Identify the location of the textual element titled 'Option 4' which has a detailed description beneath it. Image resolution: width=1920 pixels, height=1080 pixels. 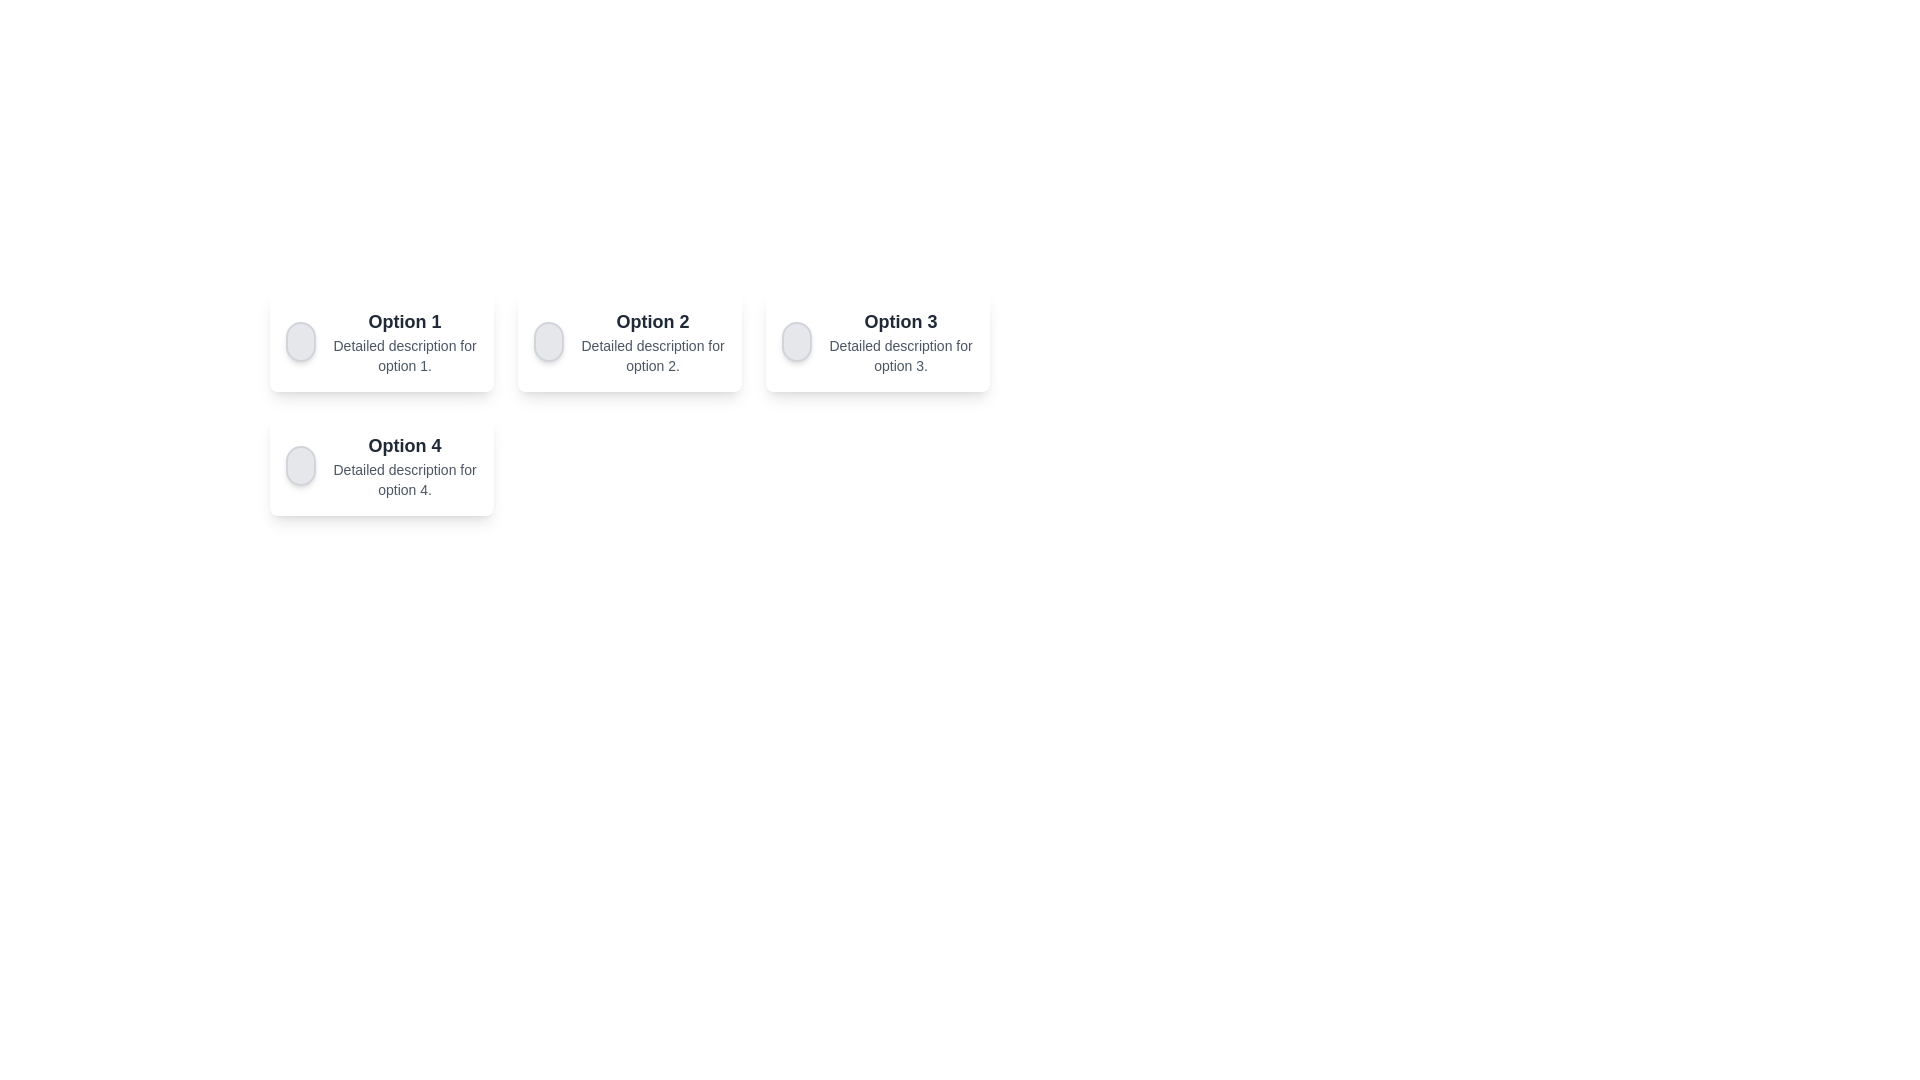
(404, 466).